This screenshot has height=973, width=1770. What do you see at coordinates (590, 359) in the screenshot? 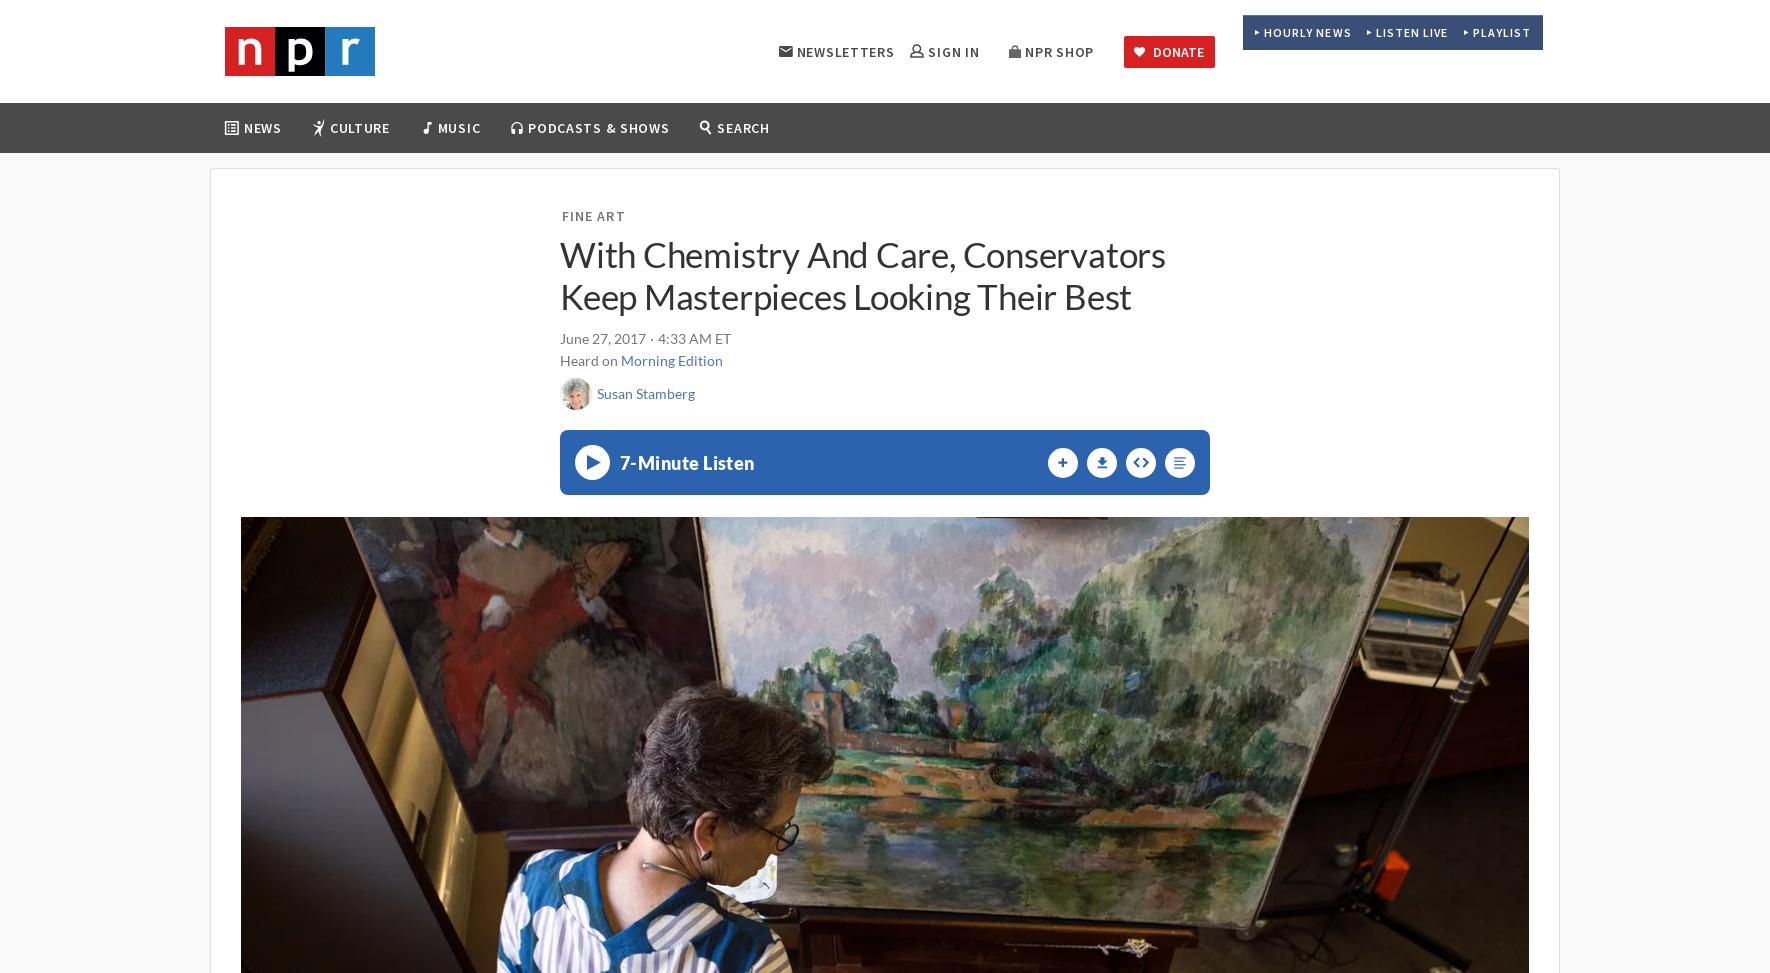
I see `'Heard on'` at bounding box center [590, 359].